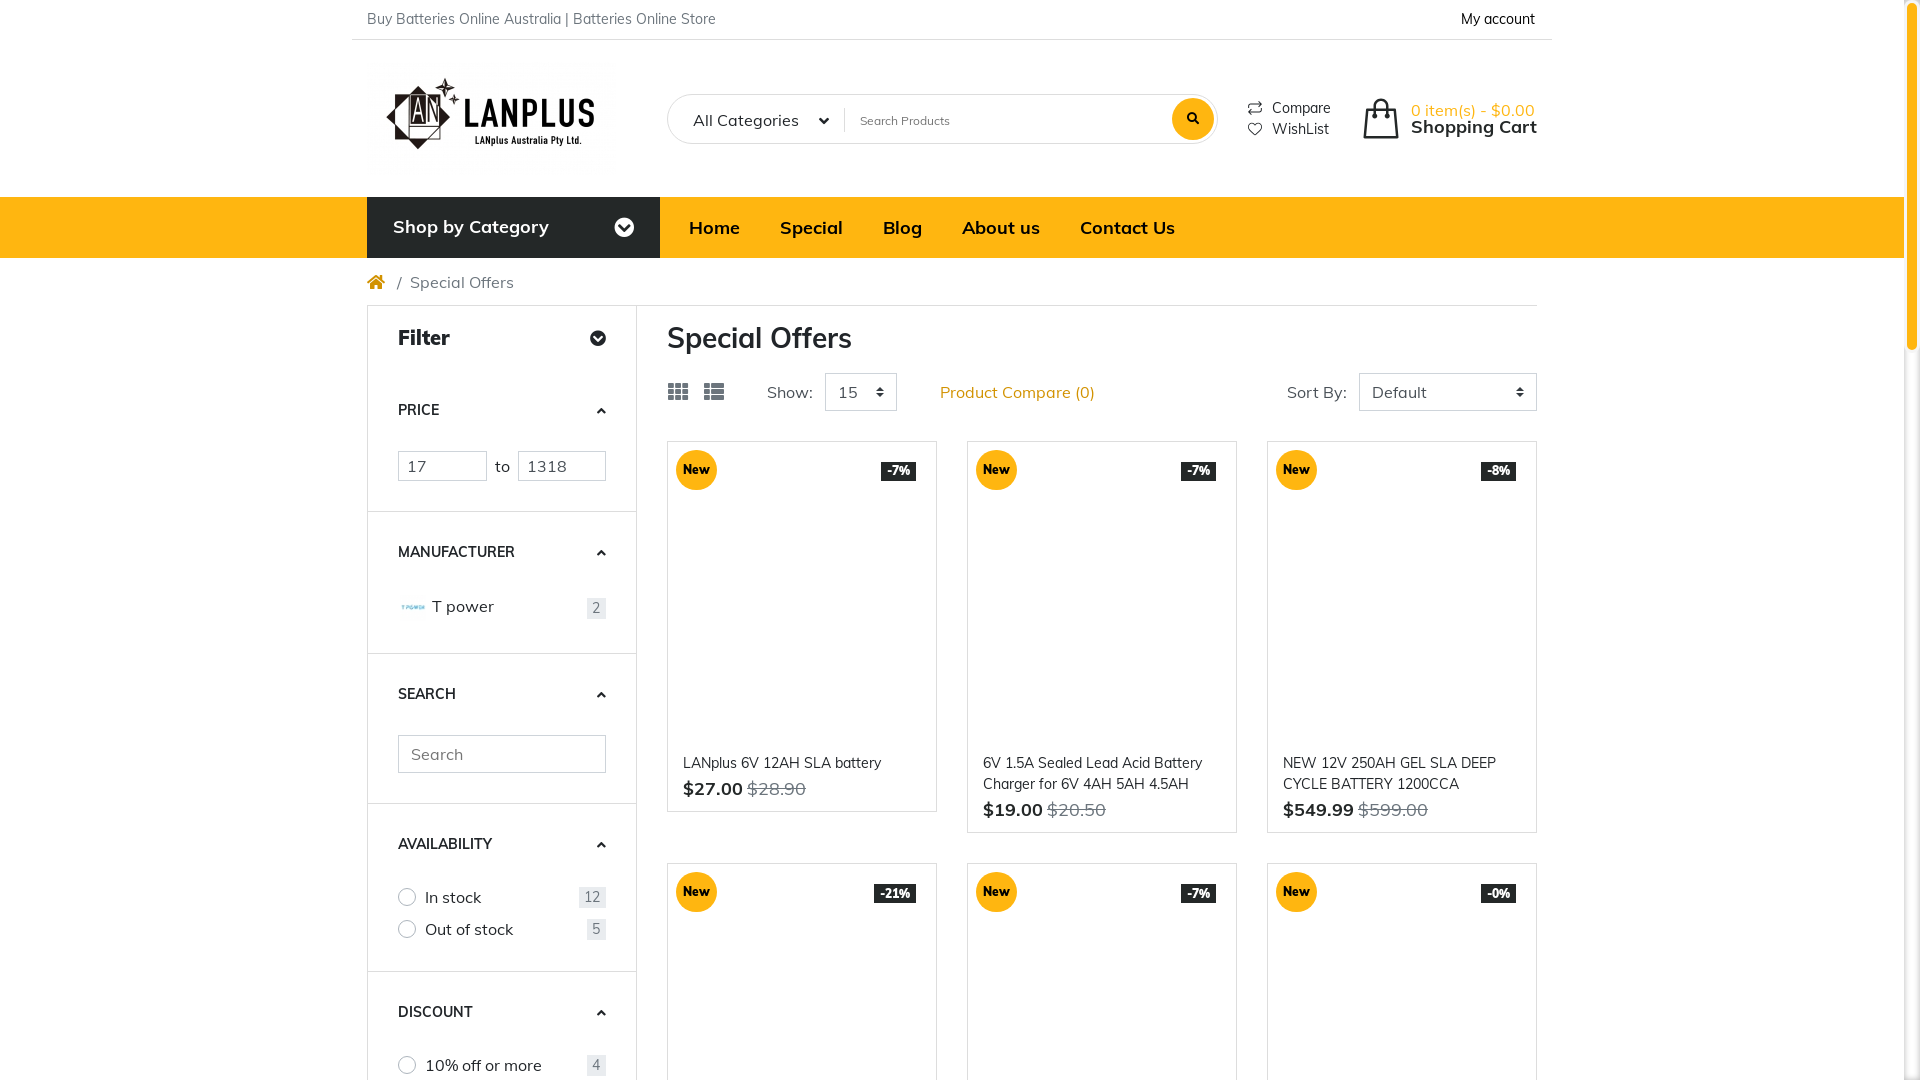 Image resolution: width=1920 pixels, height=1080 pixels. I want to click on 'Compare', so click(1289, 108).